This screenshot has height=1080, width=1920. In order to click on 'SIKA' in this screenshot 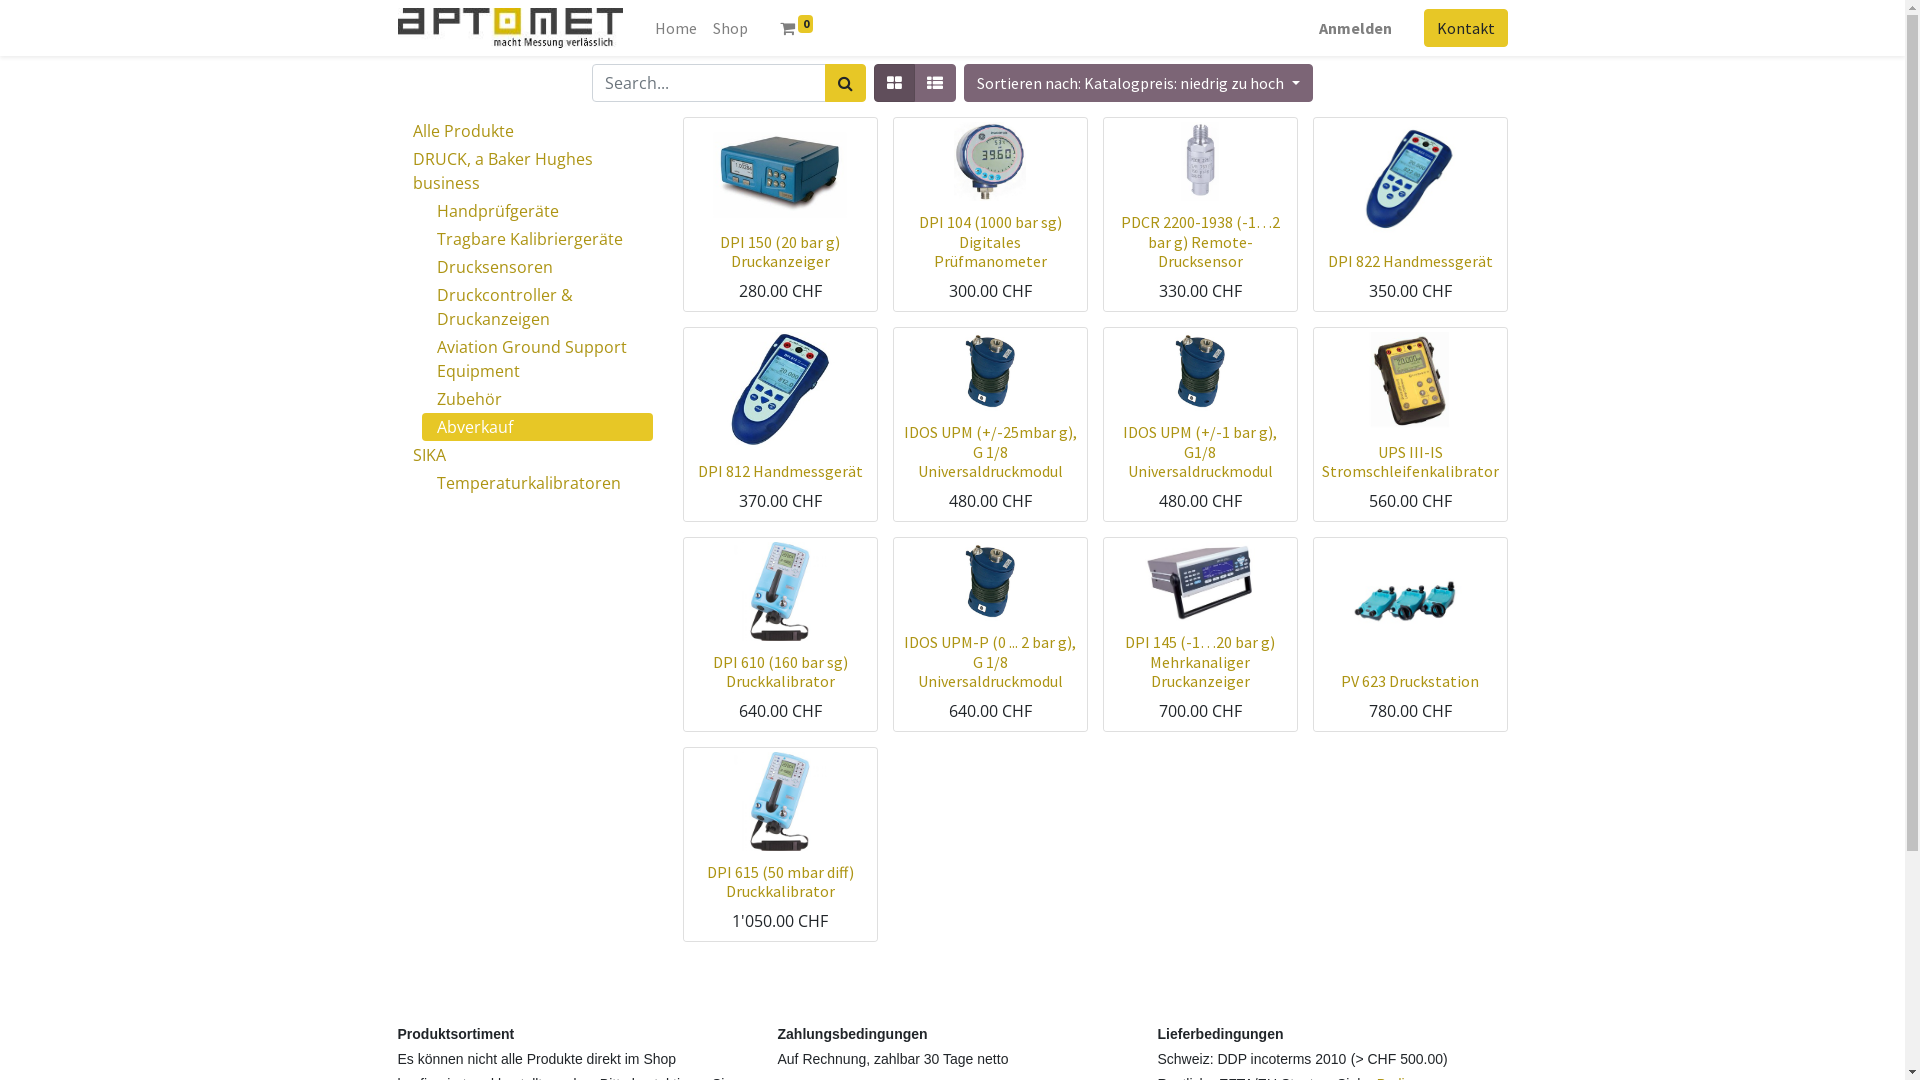, I will do `click(525, 455)`.